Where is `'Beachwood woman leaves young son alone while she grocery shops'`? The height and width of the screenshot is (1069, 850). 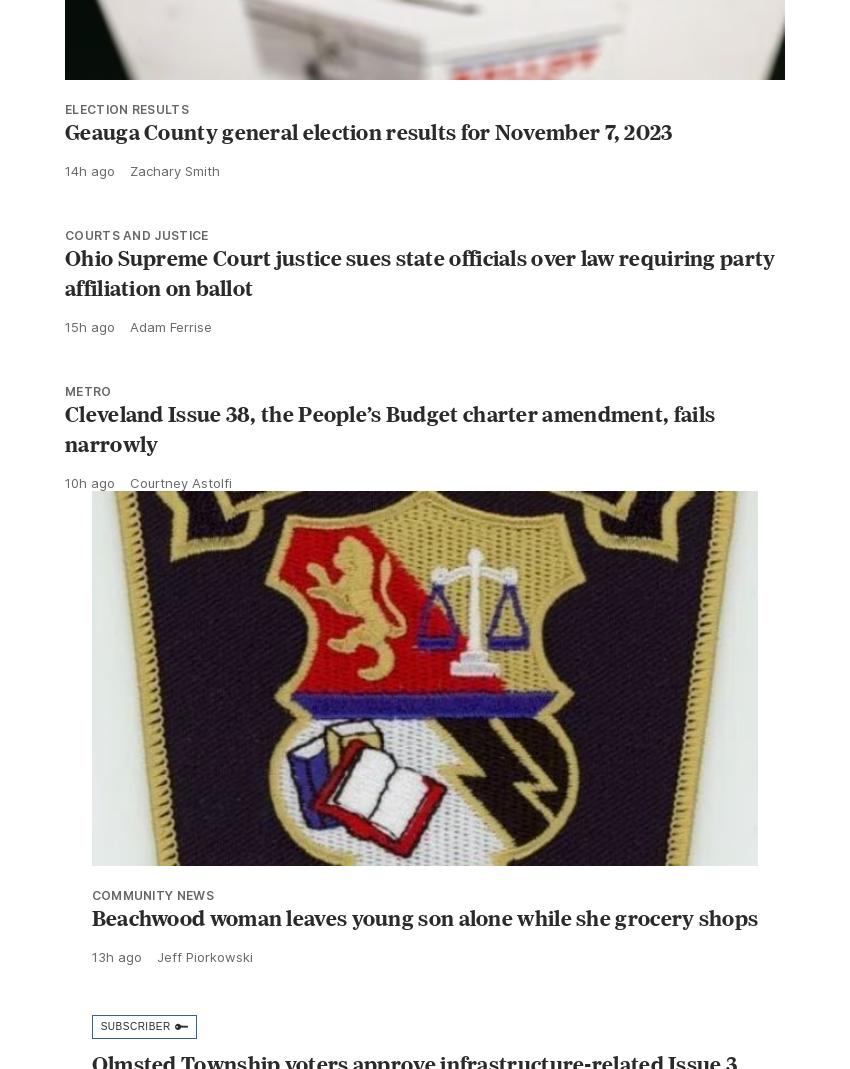 'Beachwood woman leaves young son alone while she grocery shops' is located at coordinates (424, 960).